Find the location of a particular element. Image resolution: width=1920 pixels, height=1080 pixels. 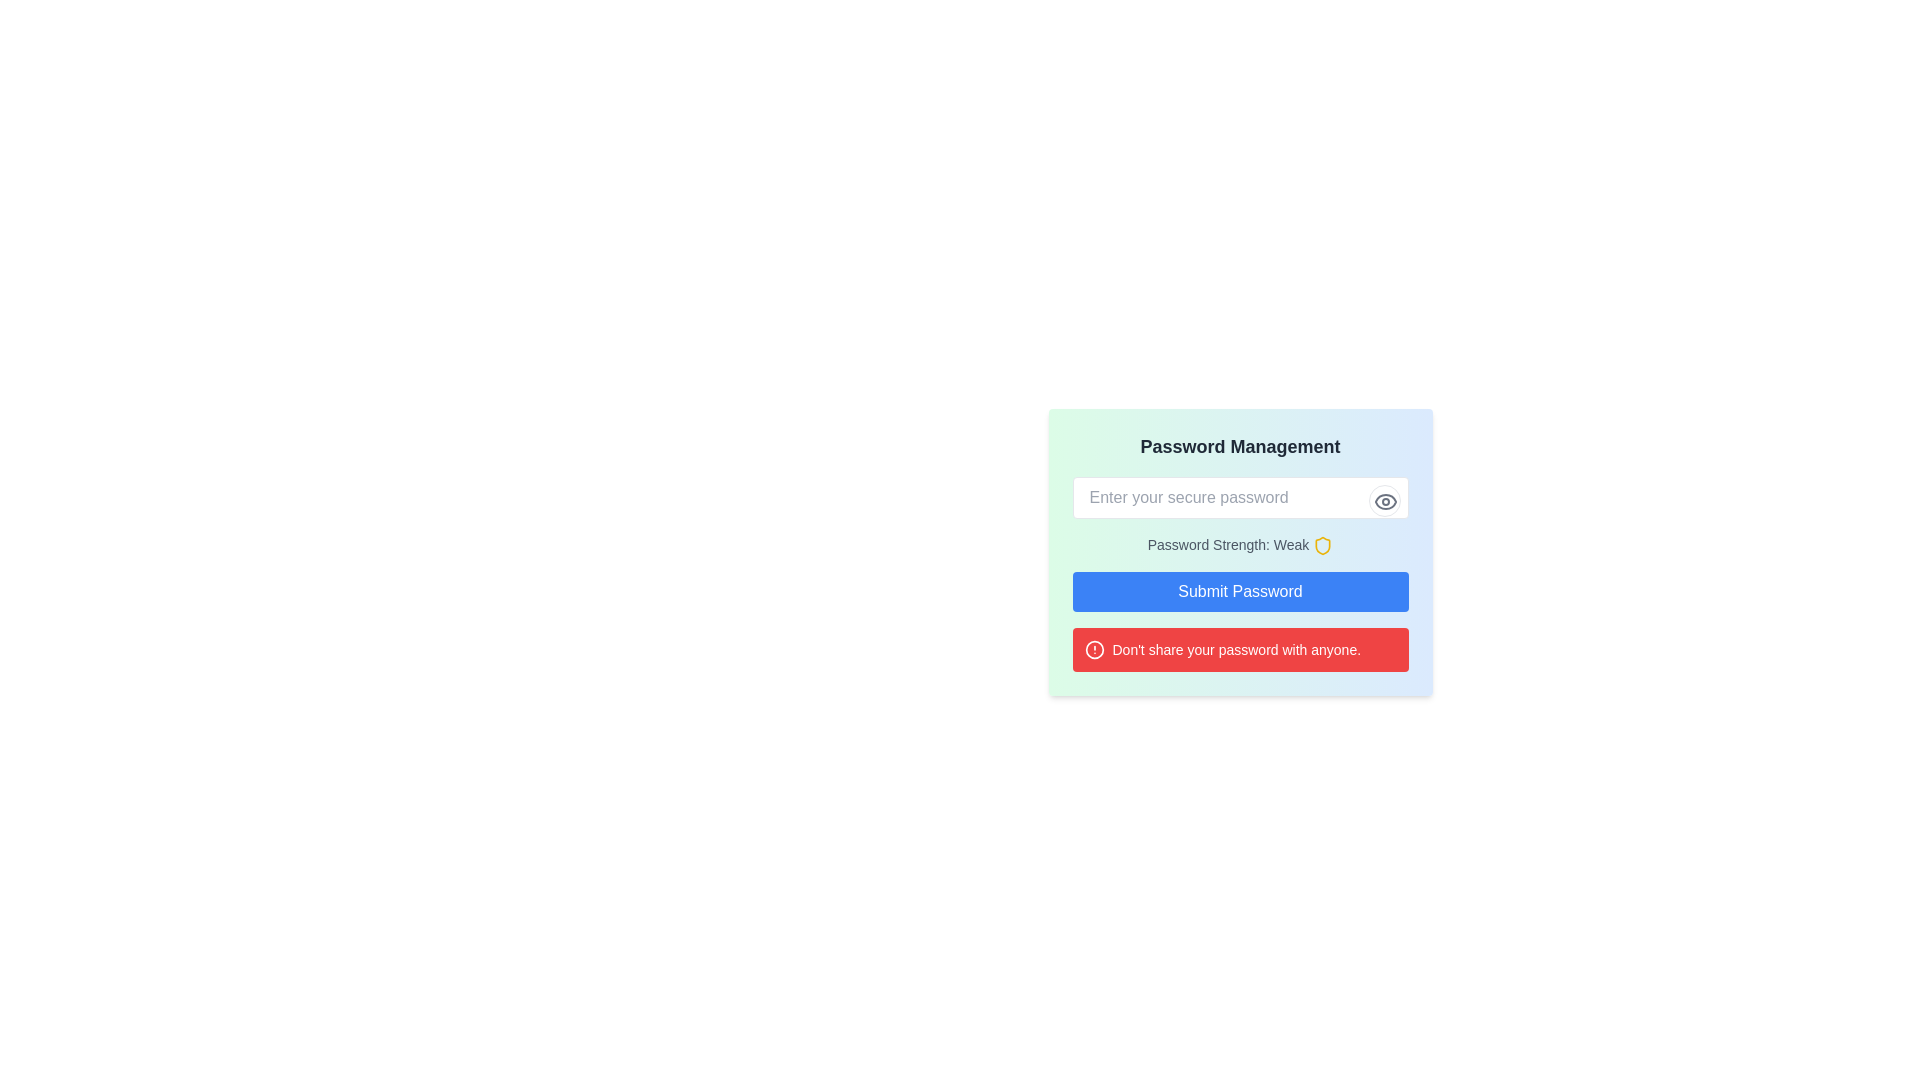

the eye icon located in the top-right corner of the password input field is located at coordinates (1384, 500).